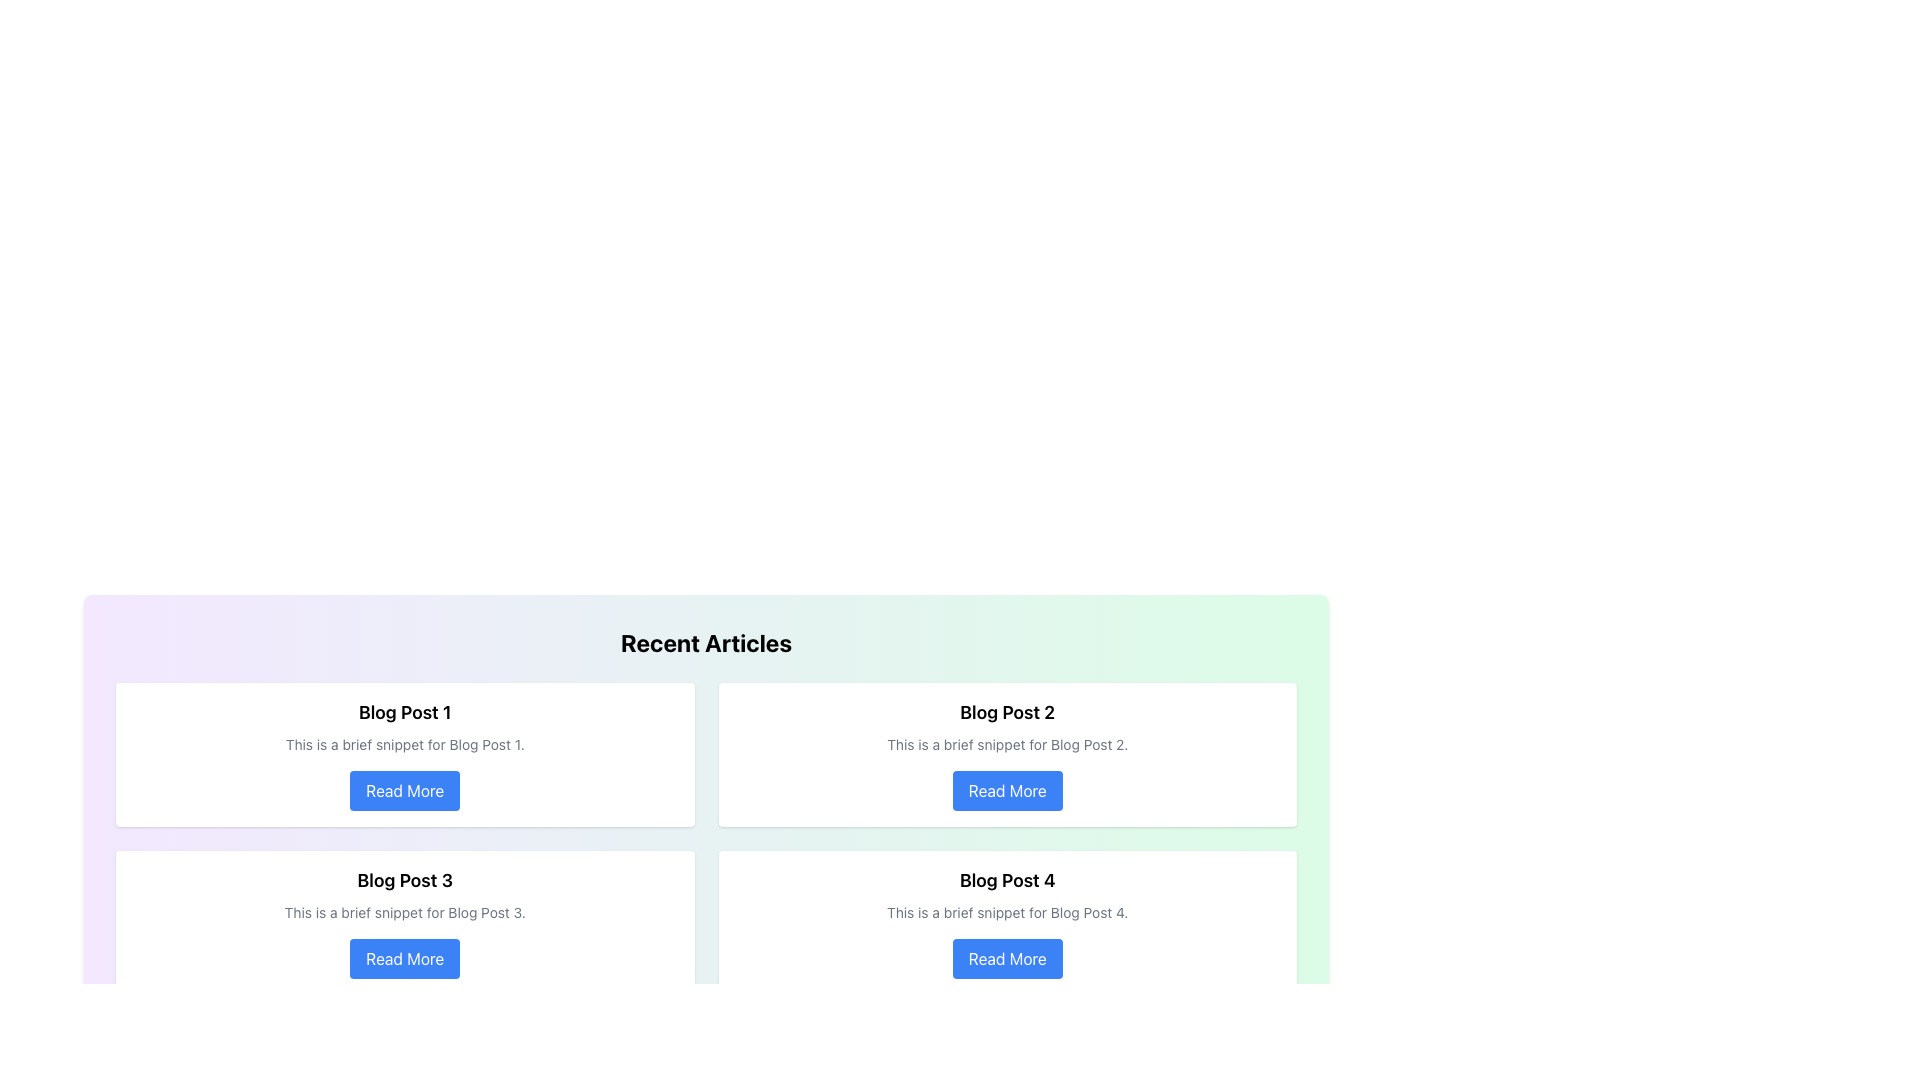  I want to click on the title Text label of the article, located in the second row, first column of the article grid, so click(404, 879).